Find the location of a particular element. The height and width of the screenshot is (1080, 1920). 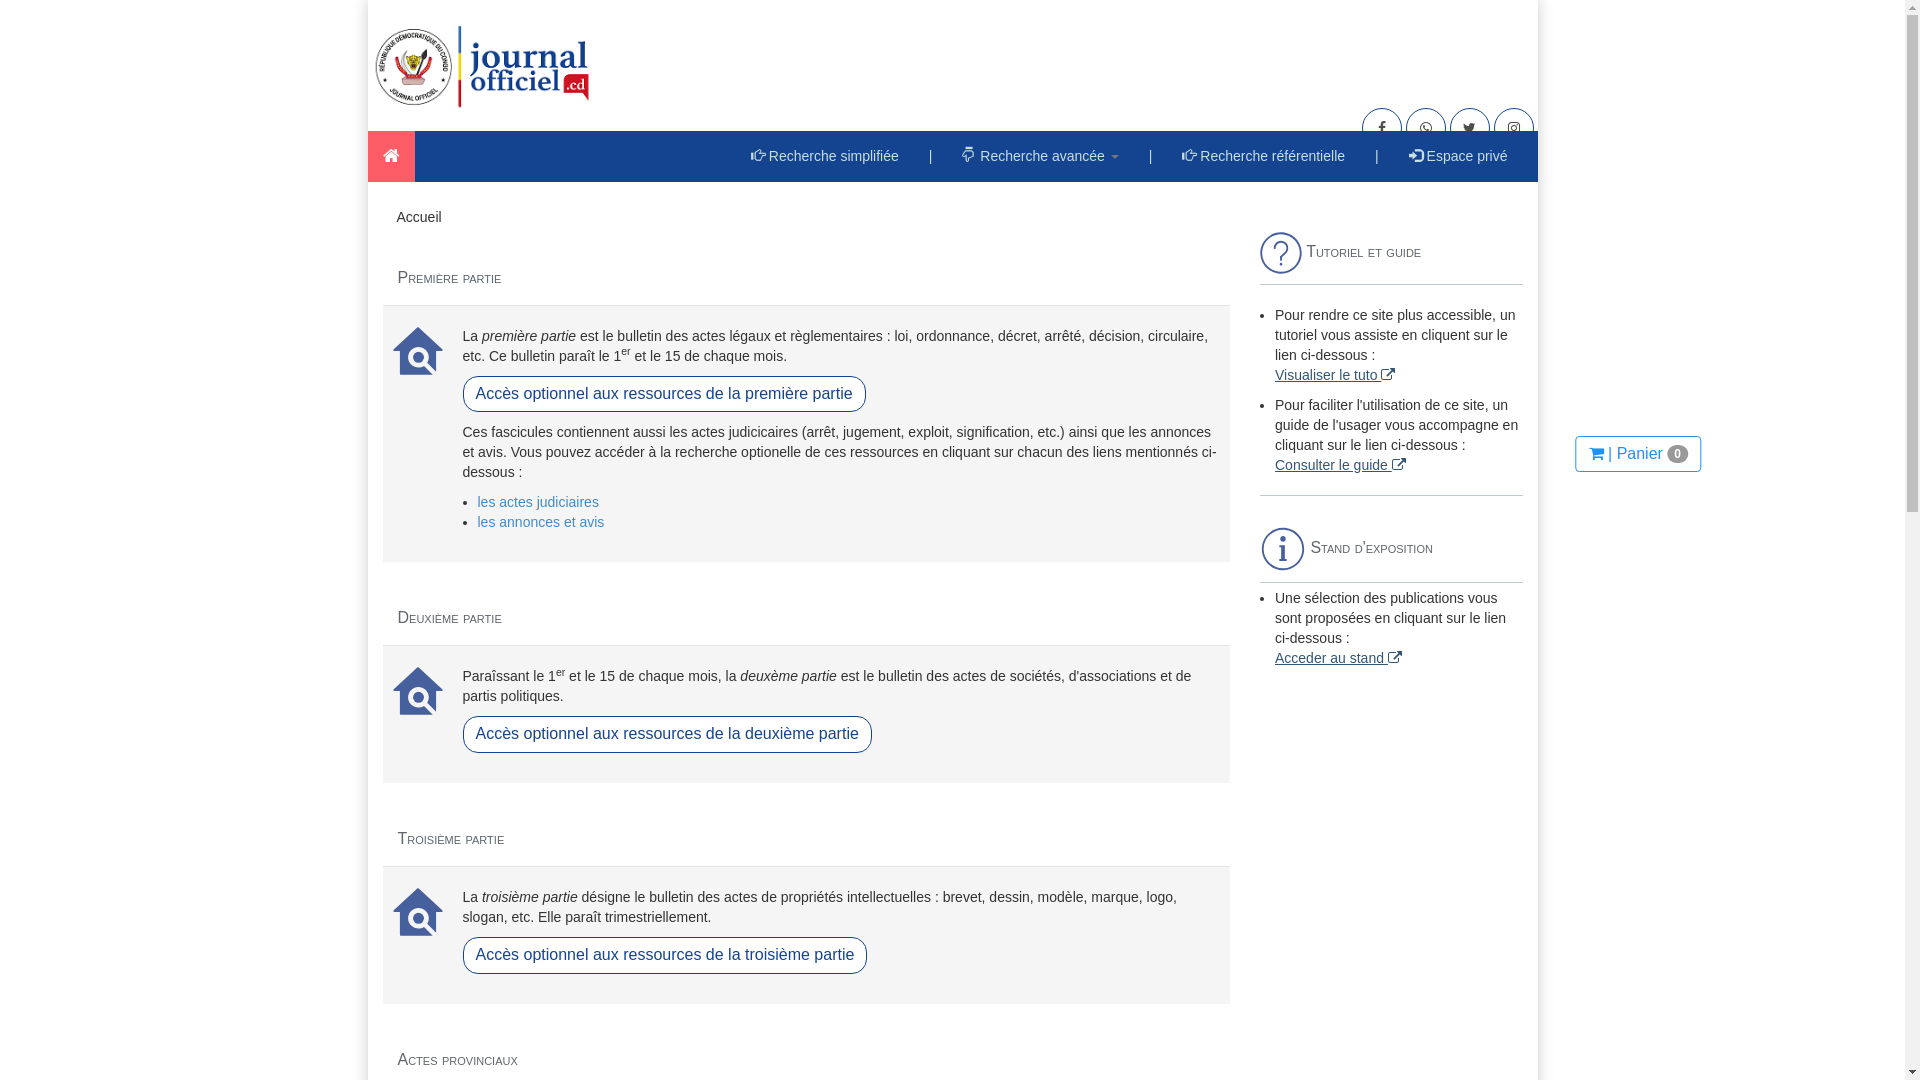

'les actes judiciaires' is located at coordinates (538, 500).